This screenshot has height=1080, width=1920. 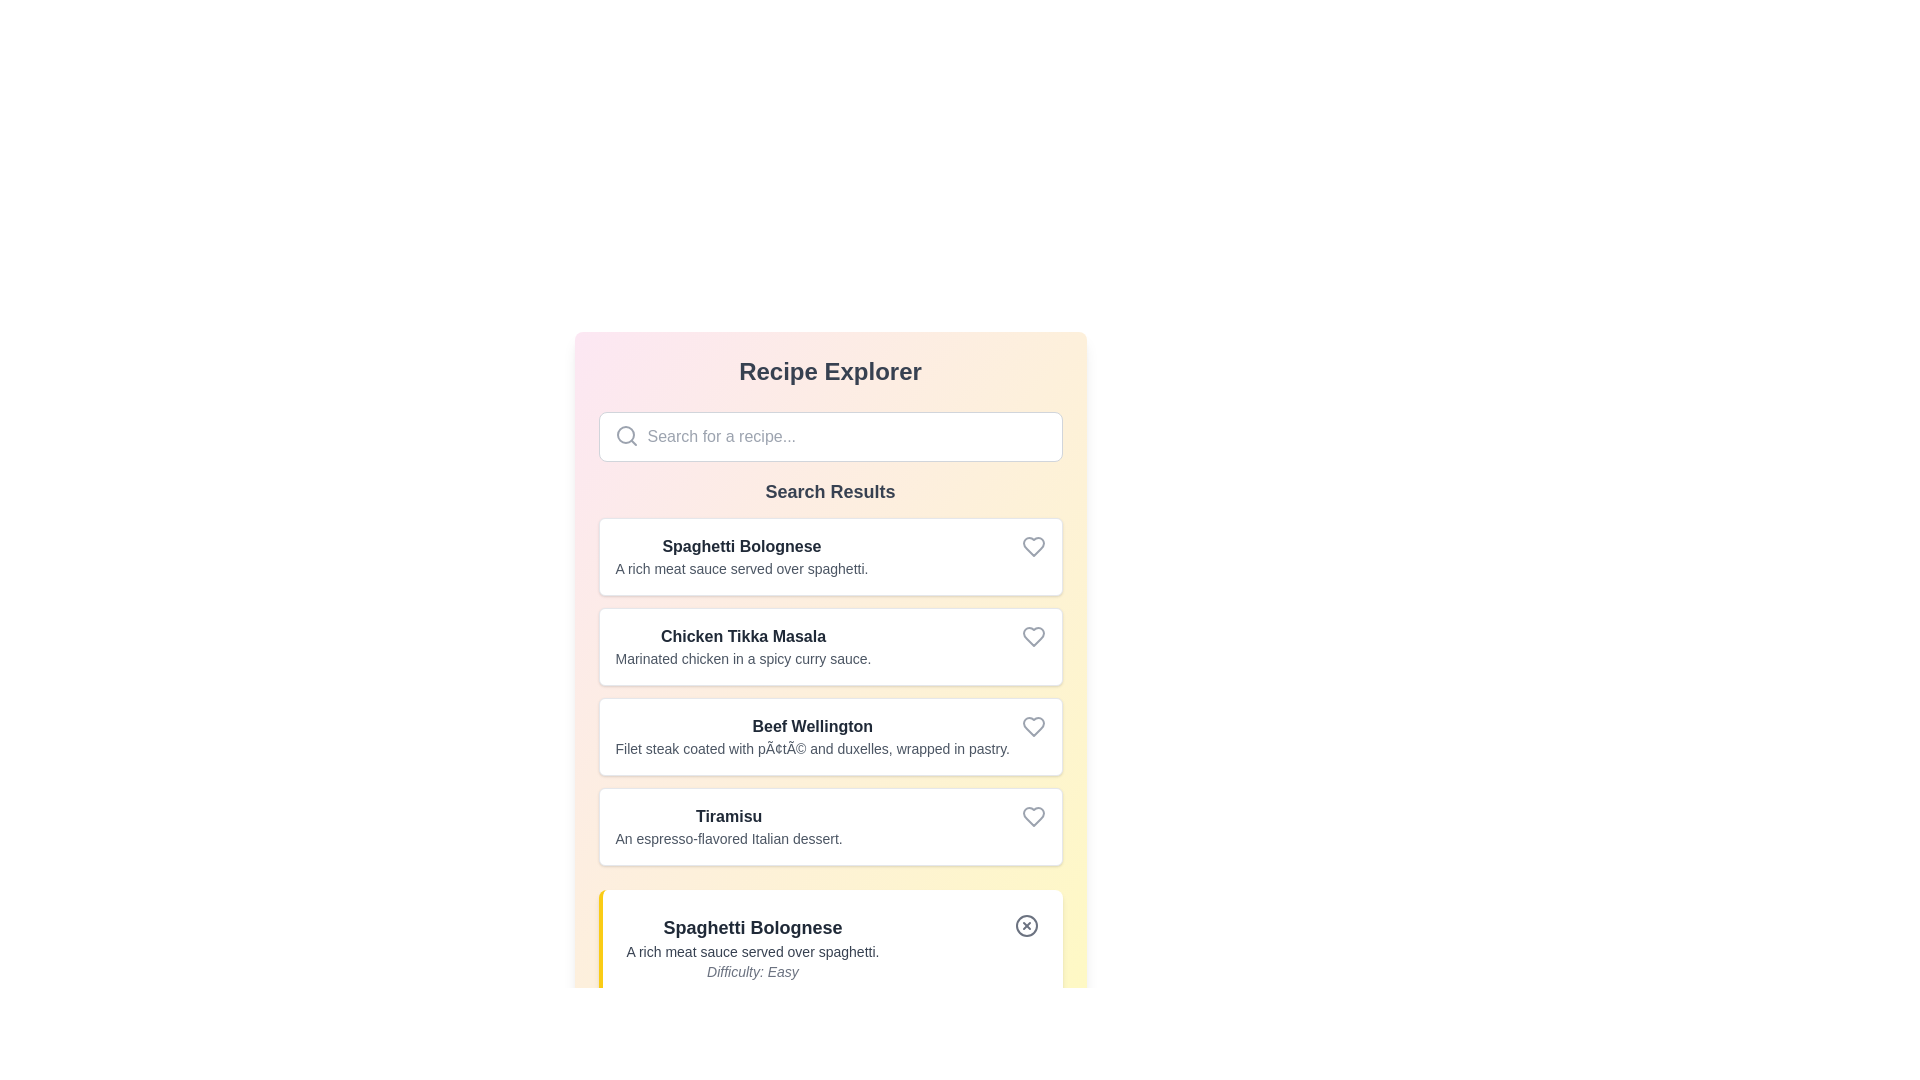 What do you see at coordinates (1033, 547) in the screenshot?
I see `the icon located to the right of the 'Spaghetti Bolognese' text` at bounding box center [1033, 547].